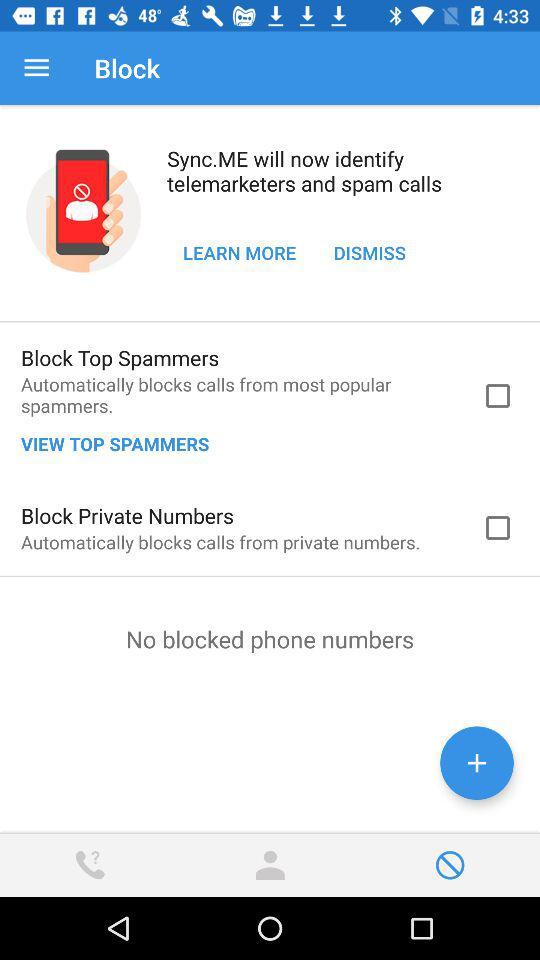 The height and width of the screenshot is (960, 540). I want to click on the dismiss icon, so click(368, 251).